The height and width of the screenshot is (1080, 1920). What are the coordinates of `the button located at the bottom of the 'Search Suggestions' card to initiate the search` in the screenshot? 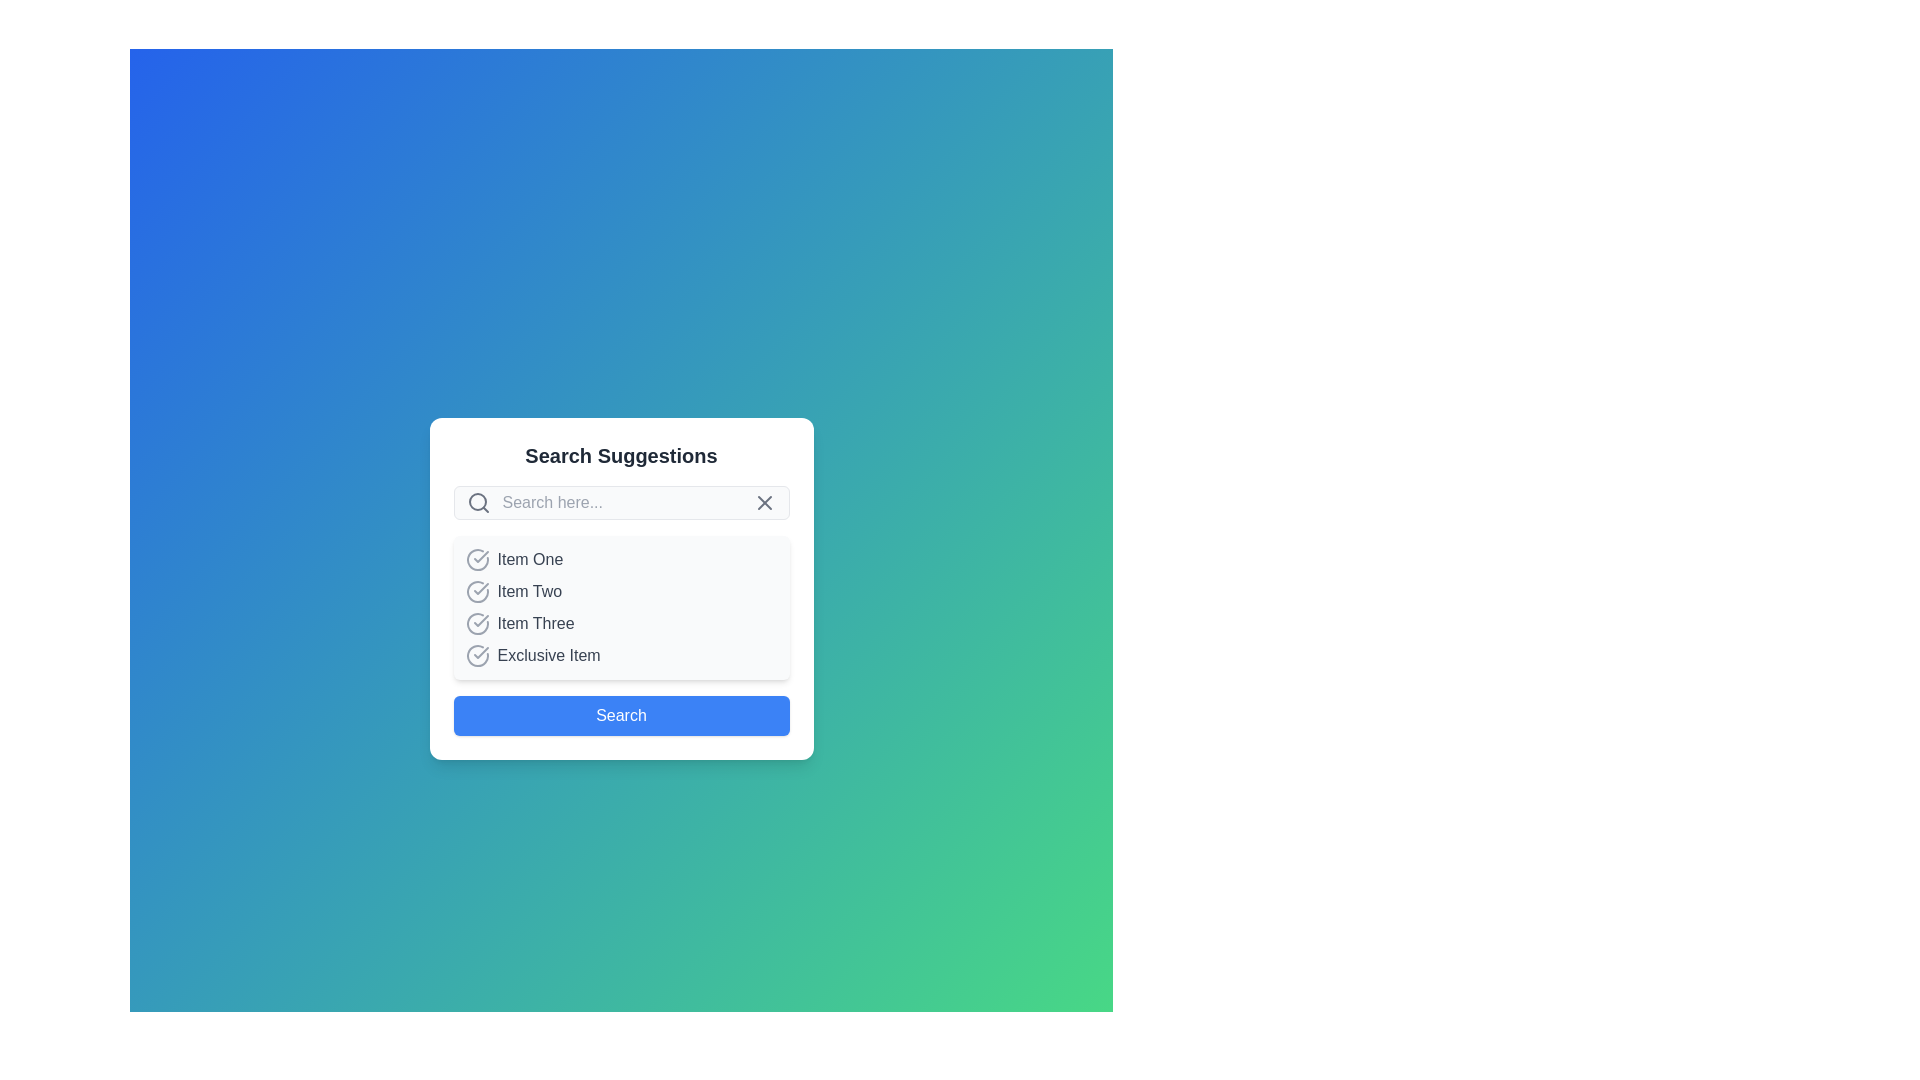 It's located at (620, 715).